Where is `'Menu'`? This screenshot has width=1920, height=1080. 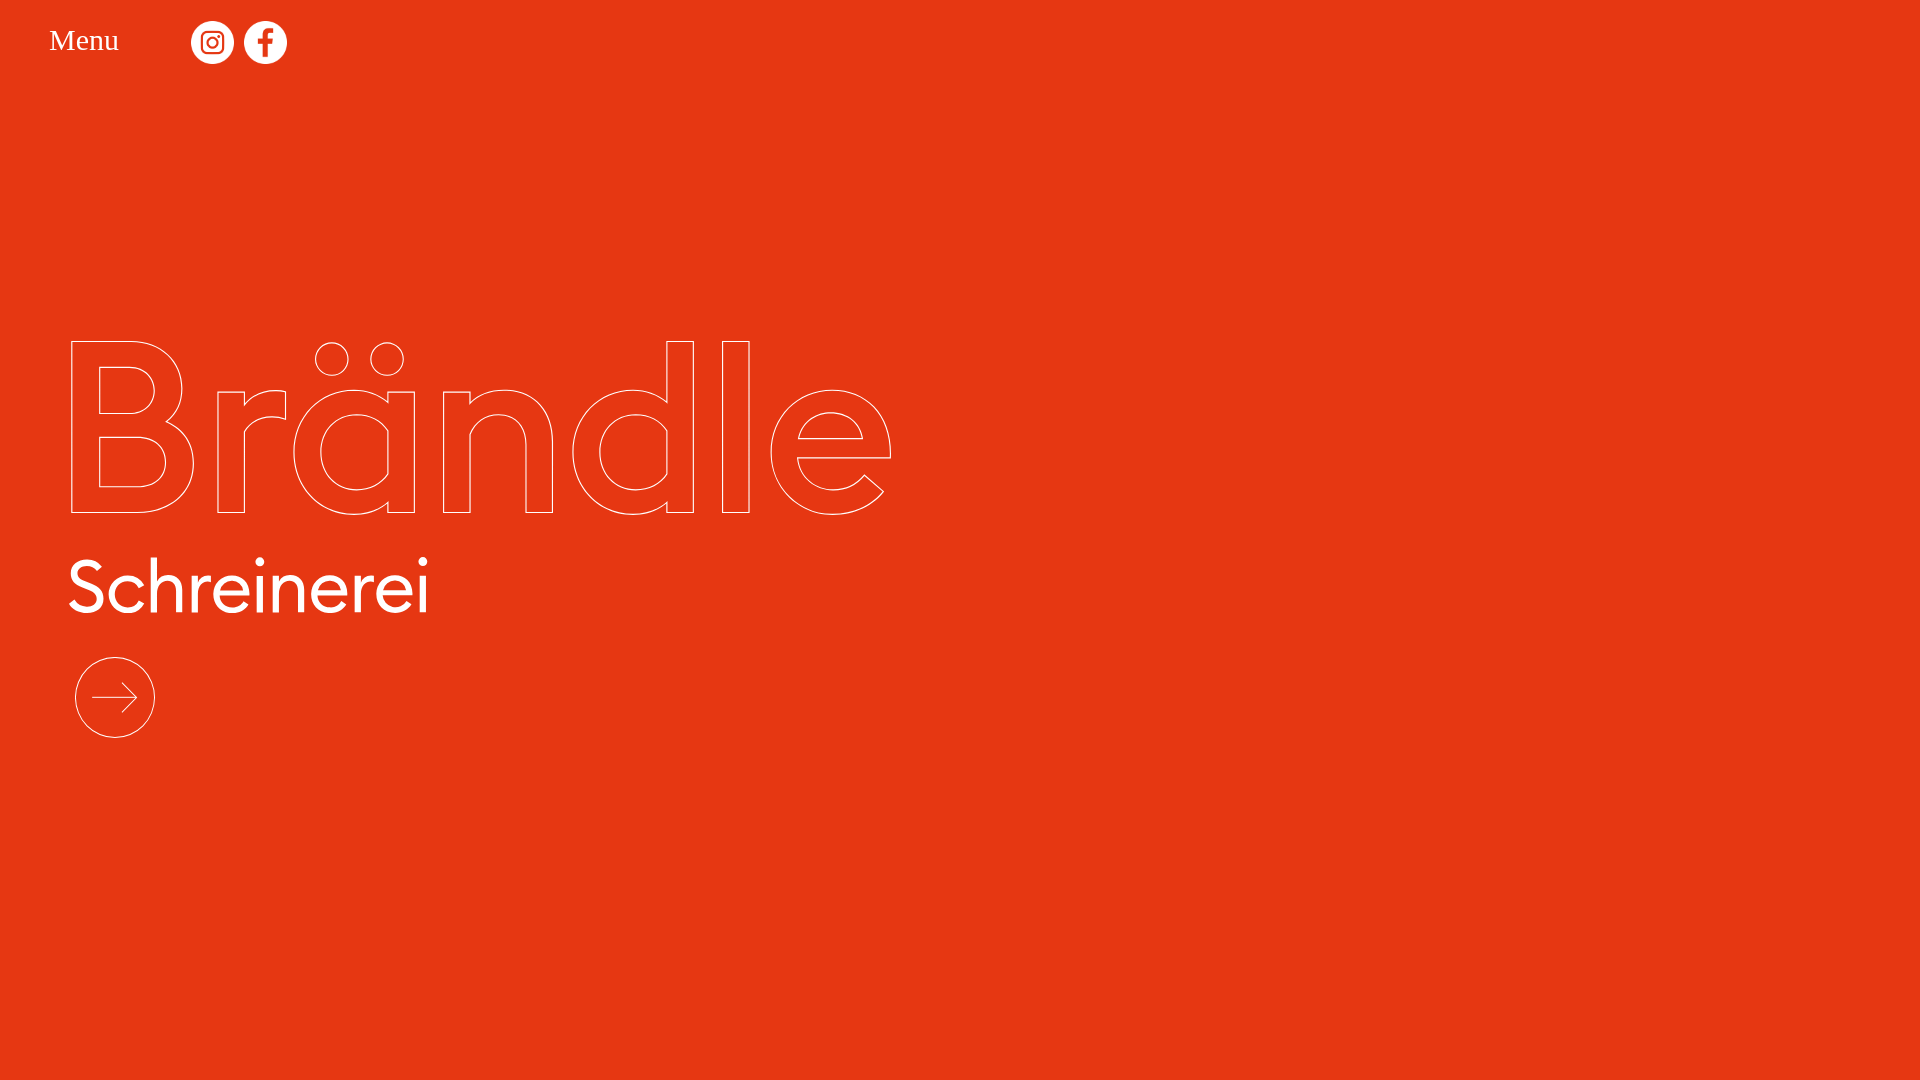 'Menu' is located at coordinates (95, 45).